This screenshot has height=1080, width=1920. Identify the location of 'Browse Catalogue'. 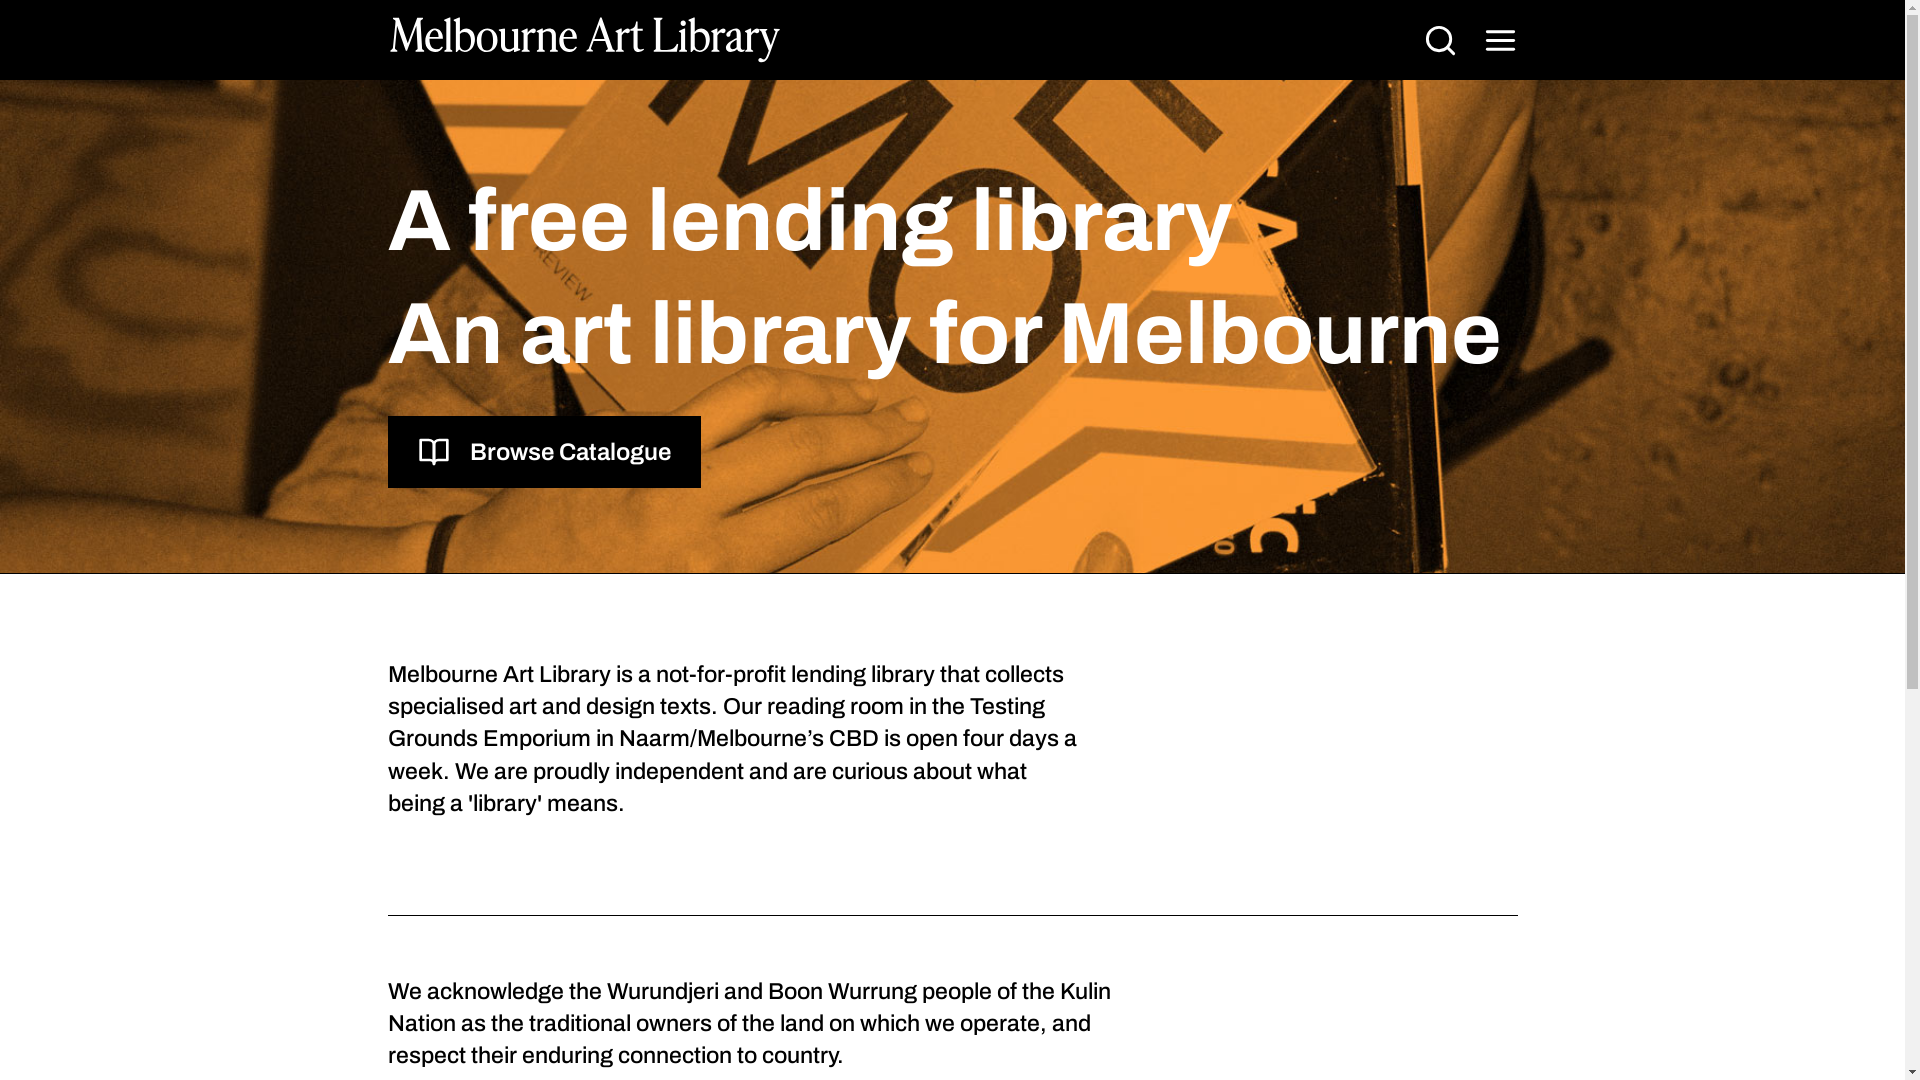
(544, 451).